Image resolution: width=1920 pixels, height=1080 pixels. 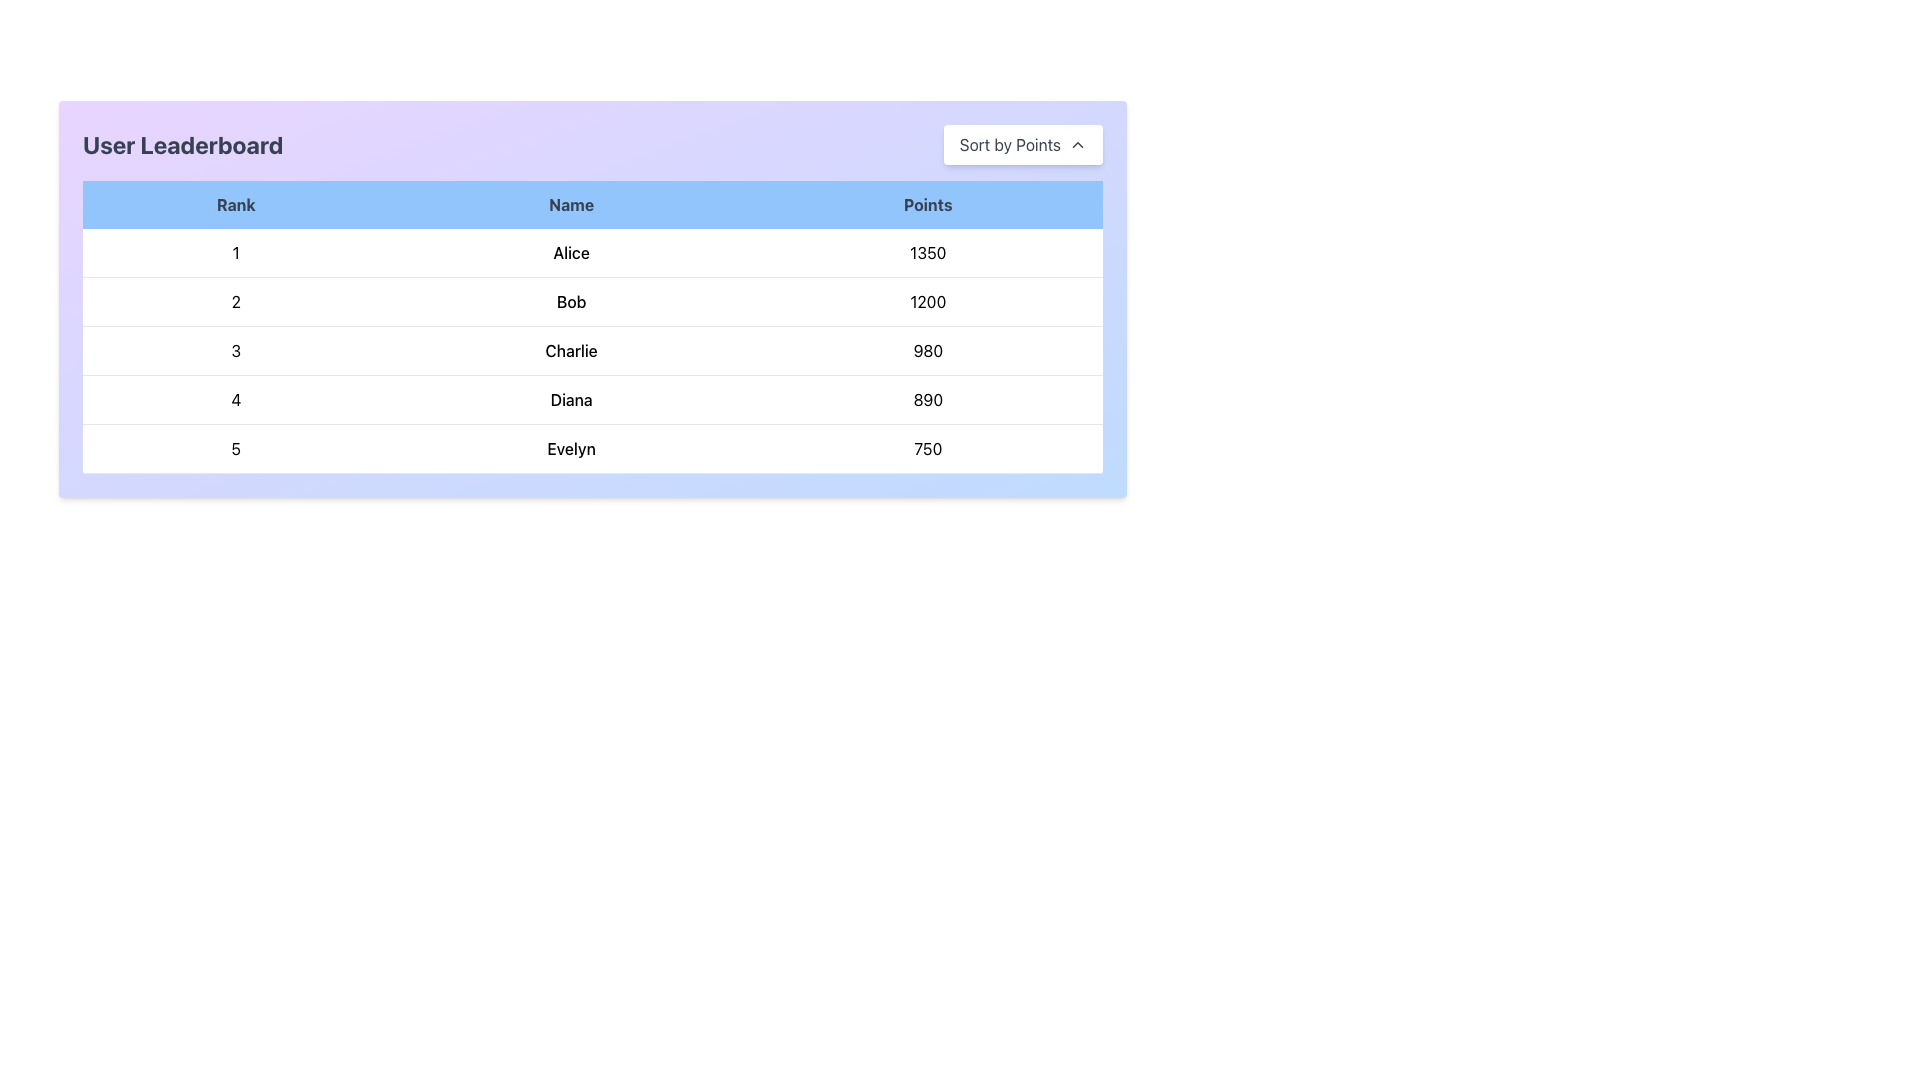 What do you see at coordinates (570, 350) in the screenshot?
I see `the text label containing the name 'Charlie' in the leaderboard table, located in the third row under the 'Name' column` at bounding box center [570, 350].